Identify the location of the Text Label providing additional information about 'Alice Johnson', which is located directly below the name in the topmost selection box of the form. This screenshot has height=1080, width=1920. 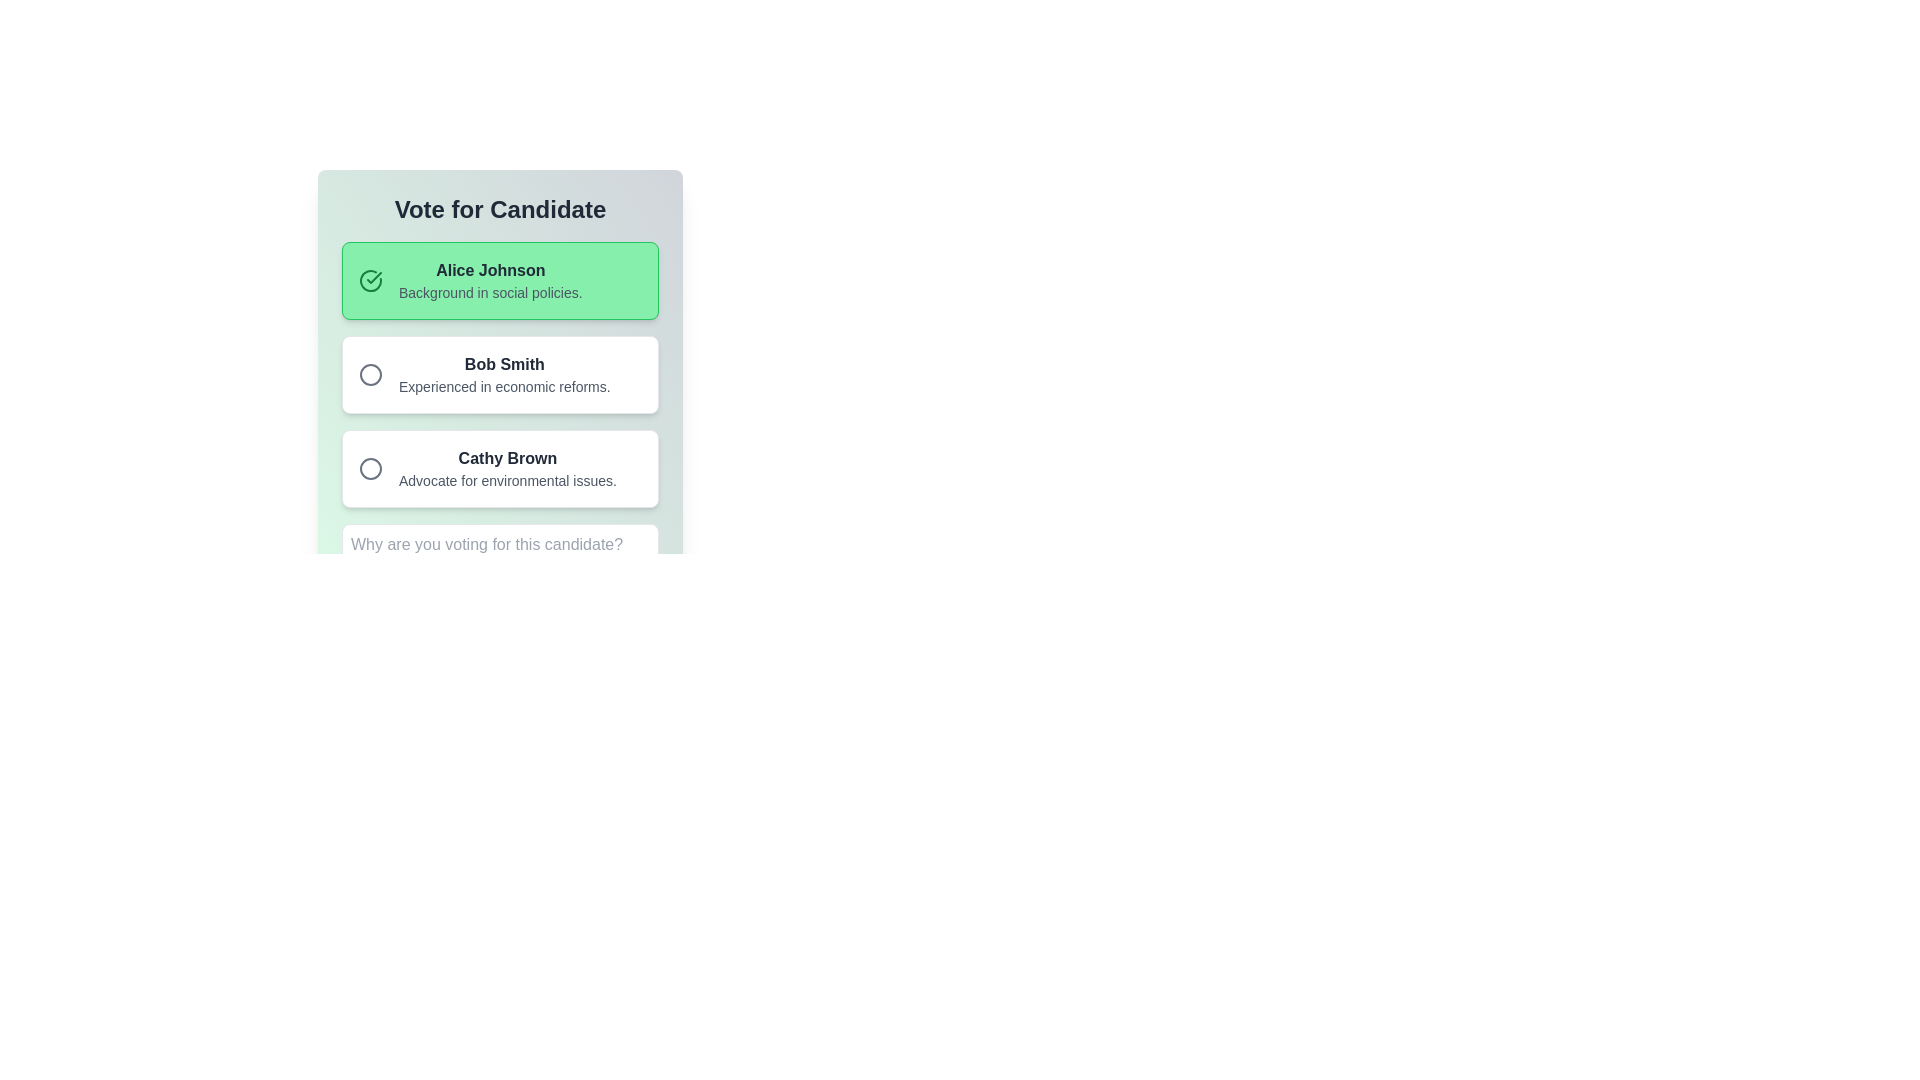
(490, 293).